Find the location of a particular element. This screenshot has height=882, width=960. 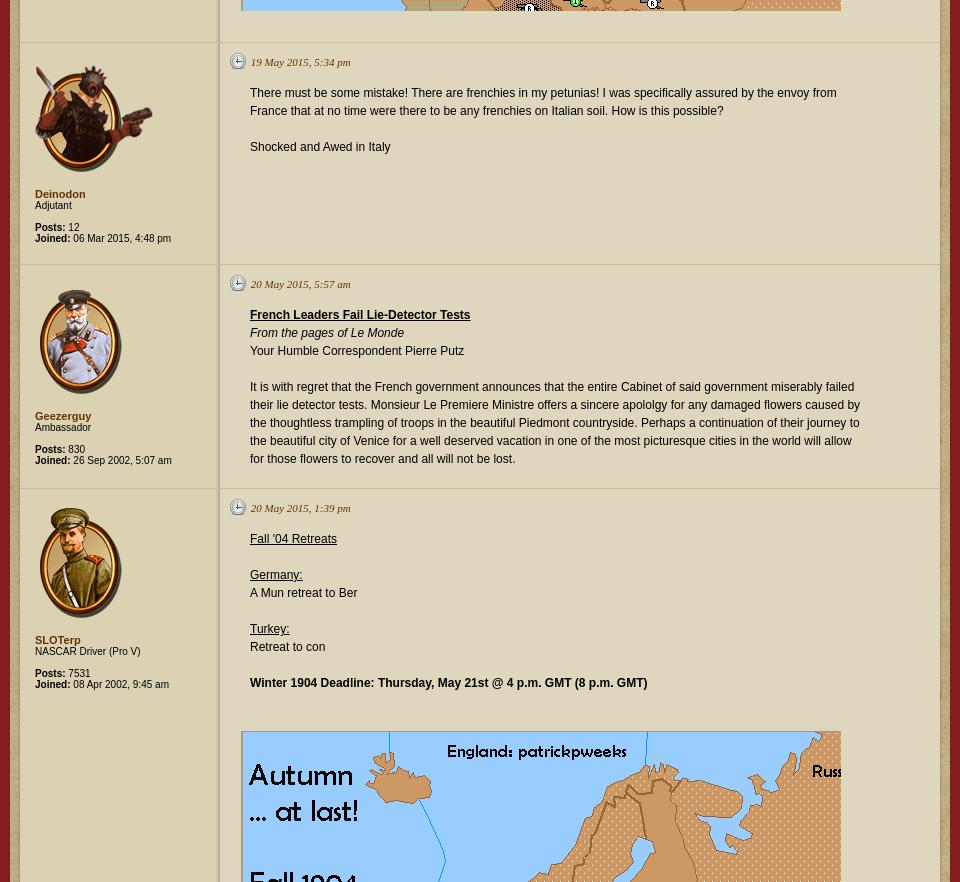

'12' is located at coordinates (72, 226).